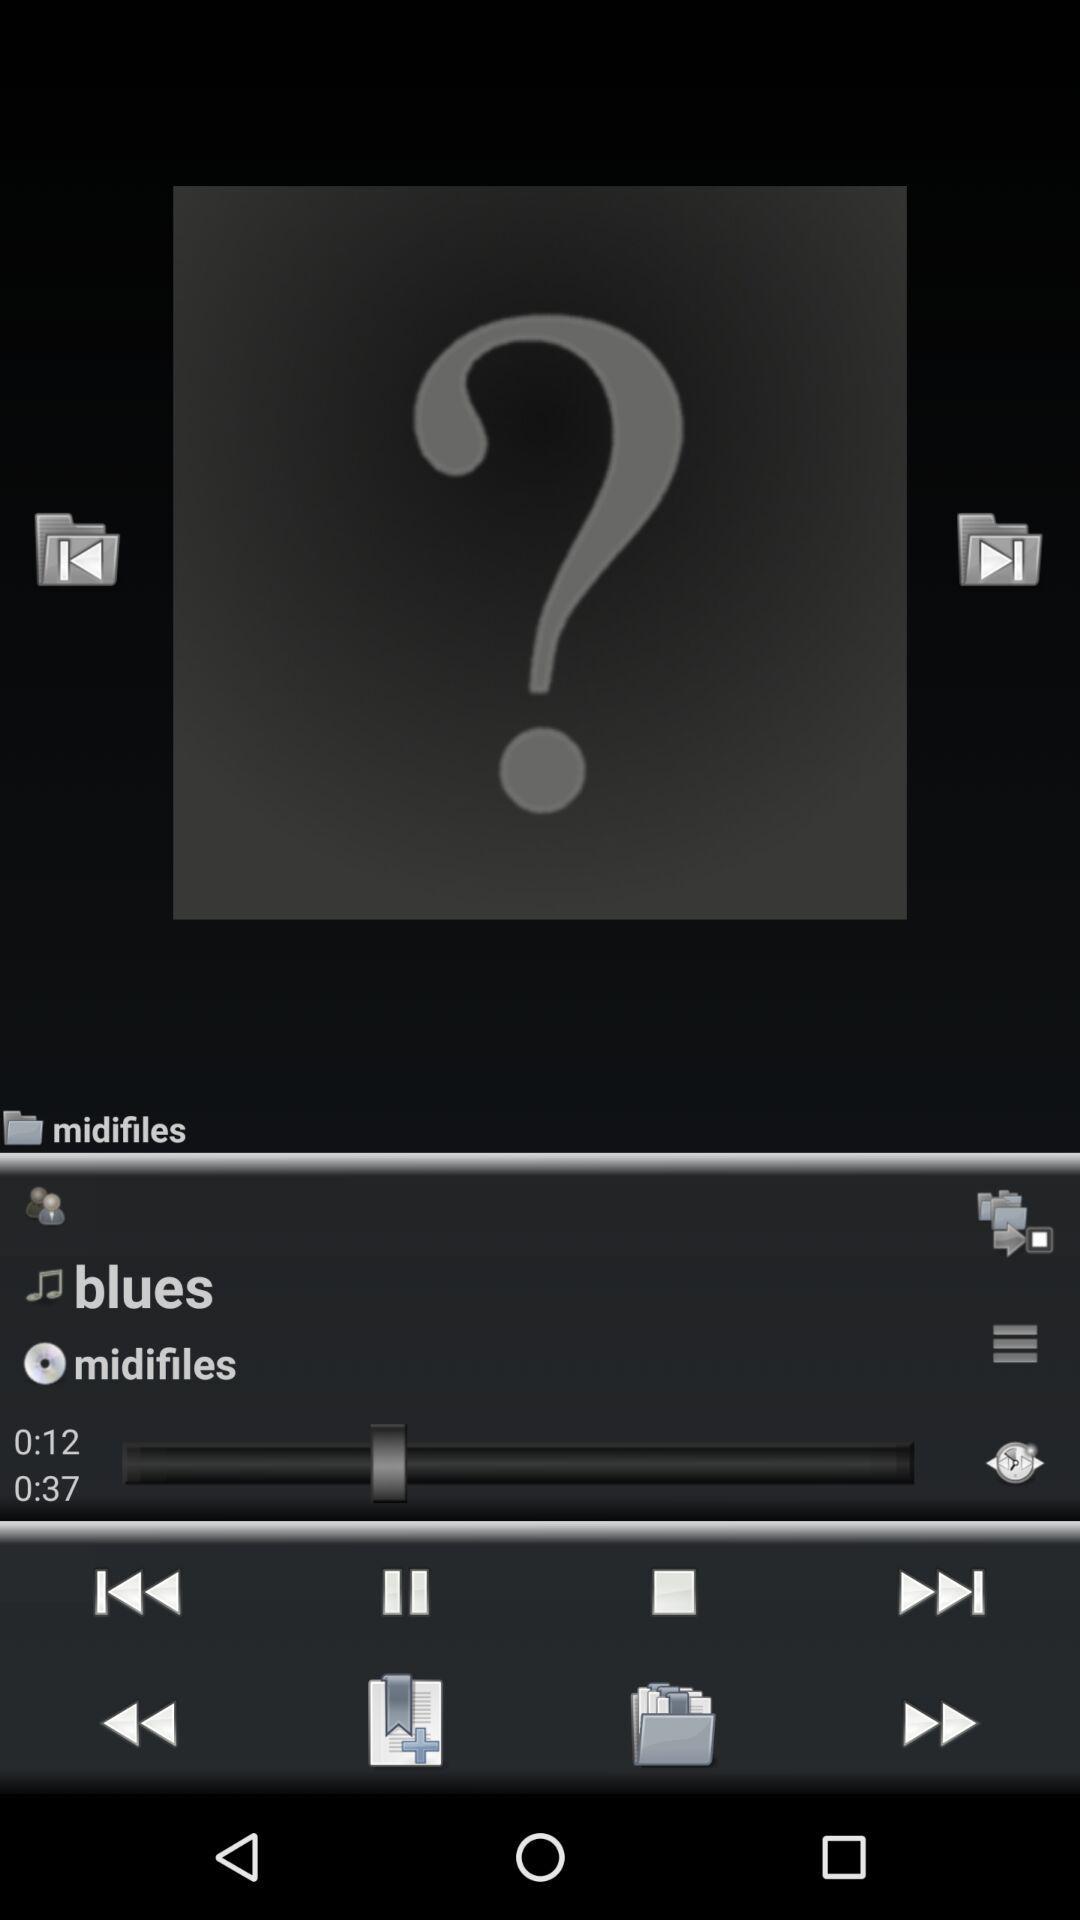 The width and height of the screenshot is (1080, 1920). Describe the element at coordinates (137, 1843) in the screenshot. I see `the av_rewind icon` at that location.